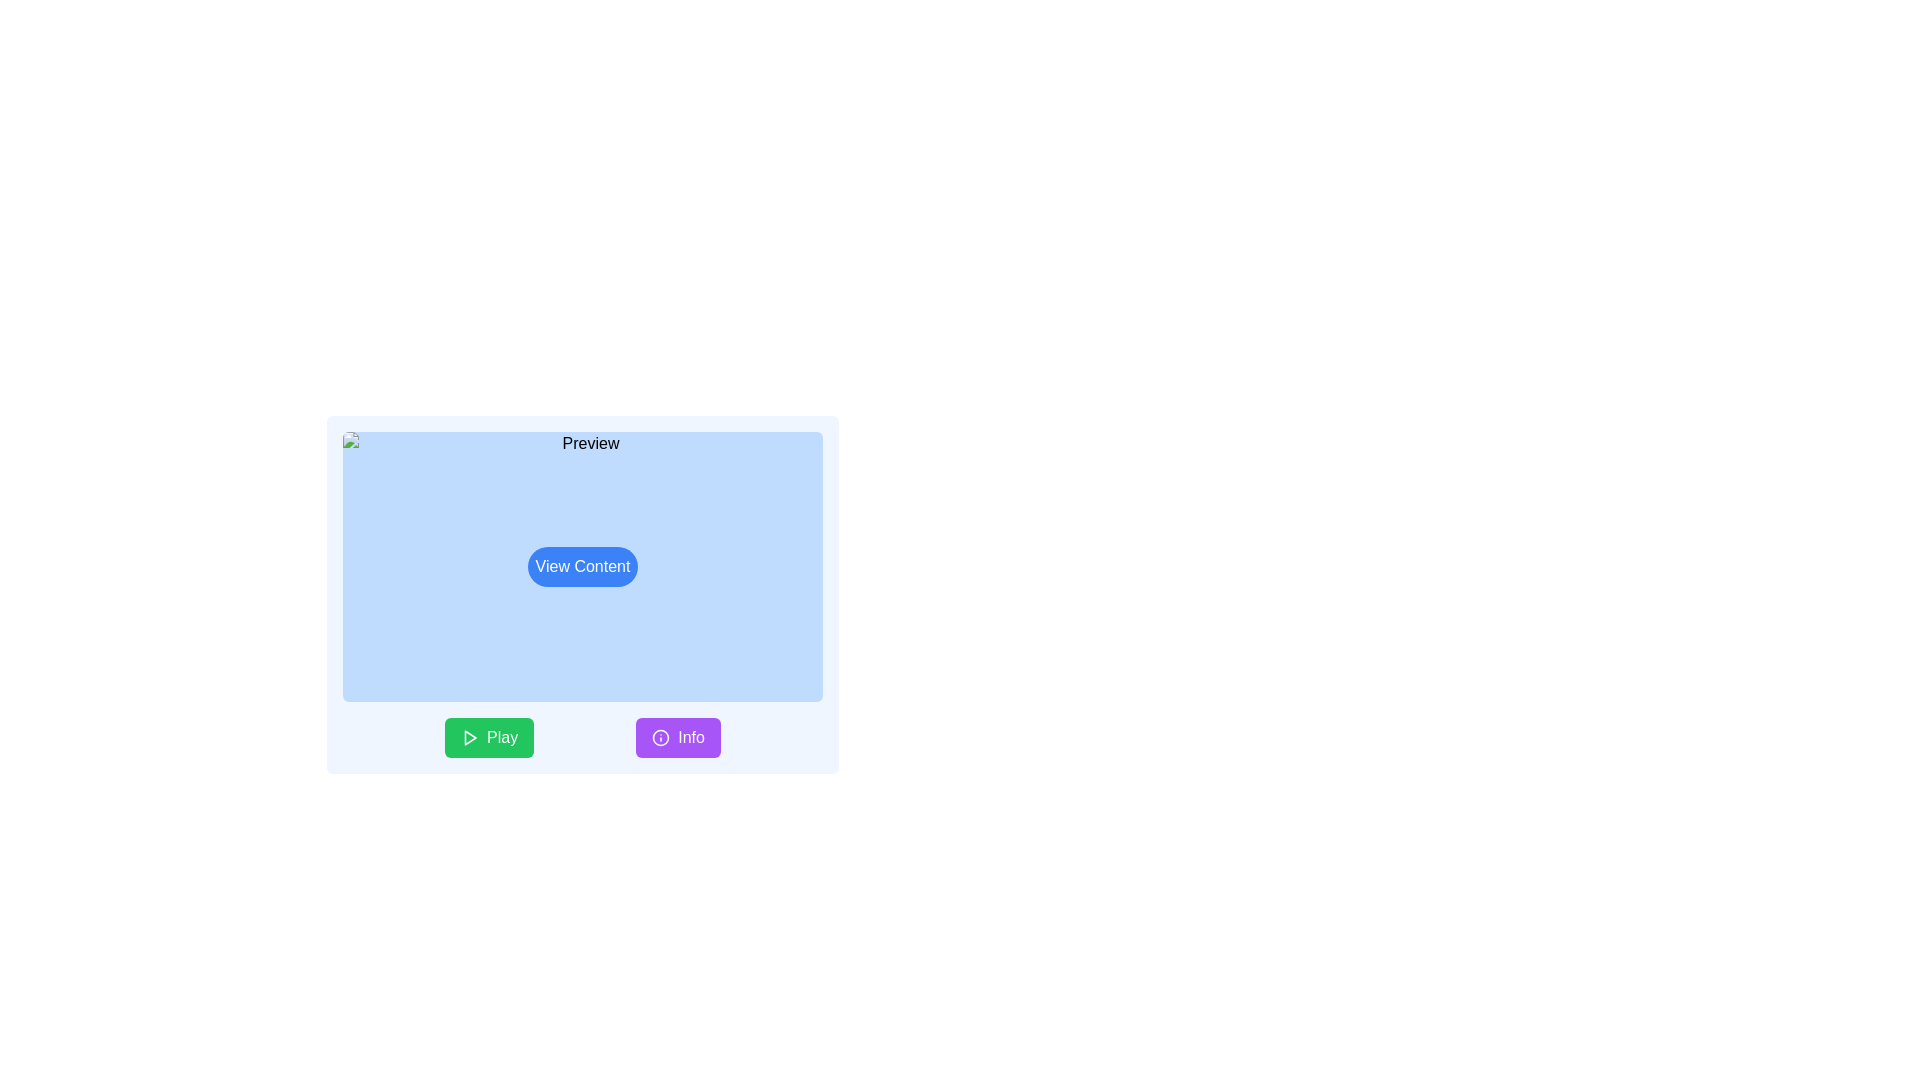 The image size is (1920, 1080). Describe the element at coordinates (489, 737) in the screenshot. I see `the green 'Play' button with rounded corners that contains a play icon and the text 'Play'` at that location.